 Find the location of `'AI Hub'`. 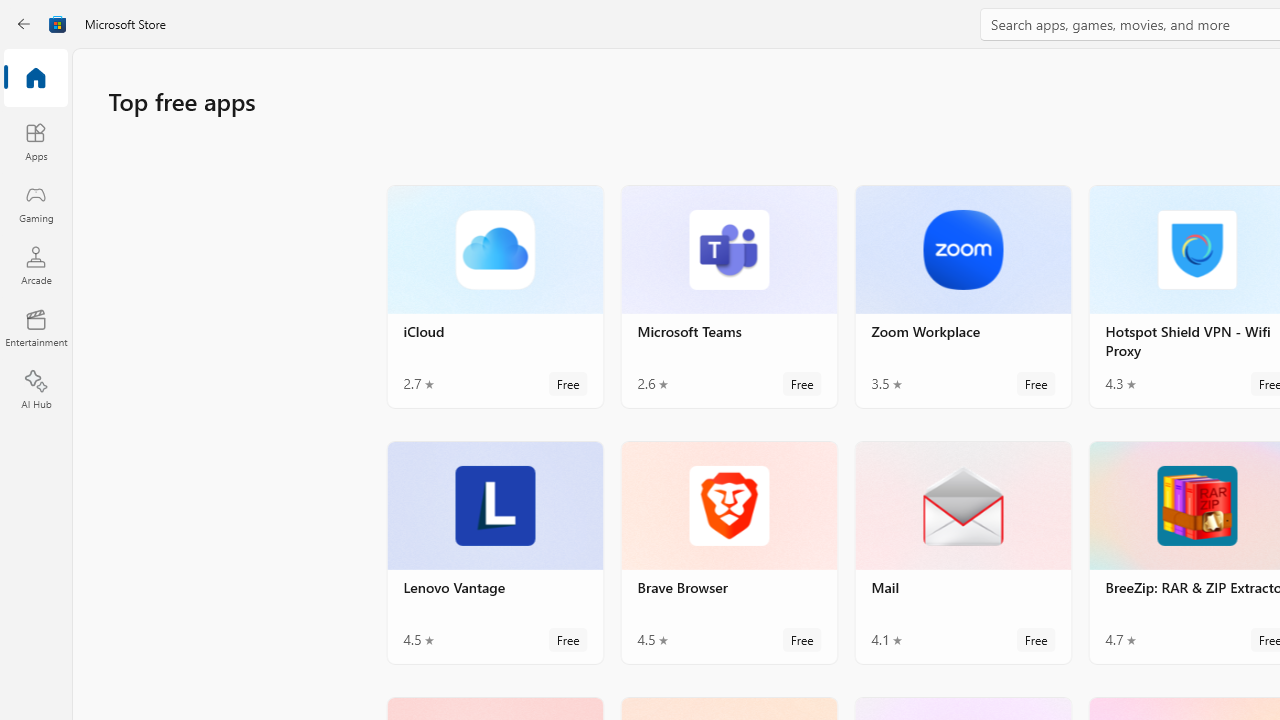

'AI Hub' is located at coordinates (35, 390).